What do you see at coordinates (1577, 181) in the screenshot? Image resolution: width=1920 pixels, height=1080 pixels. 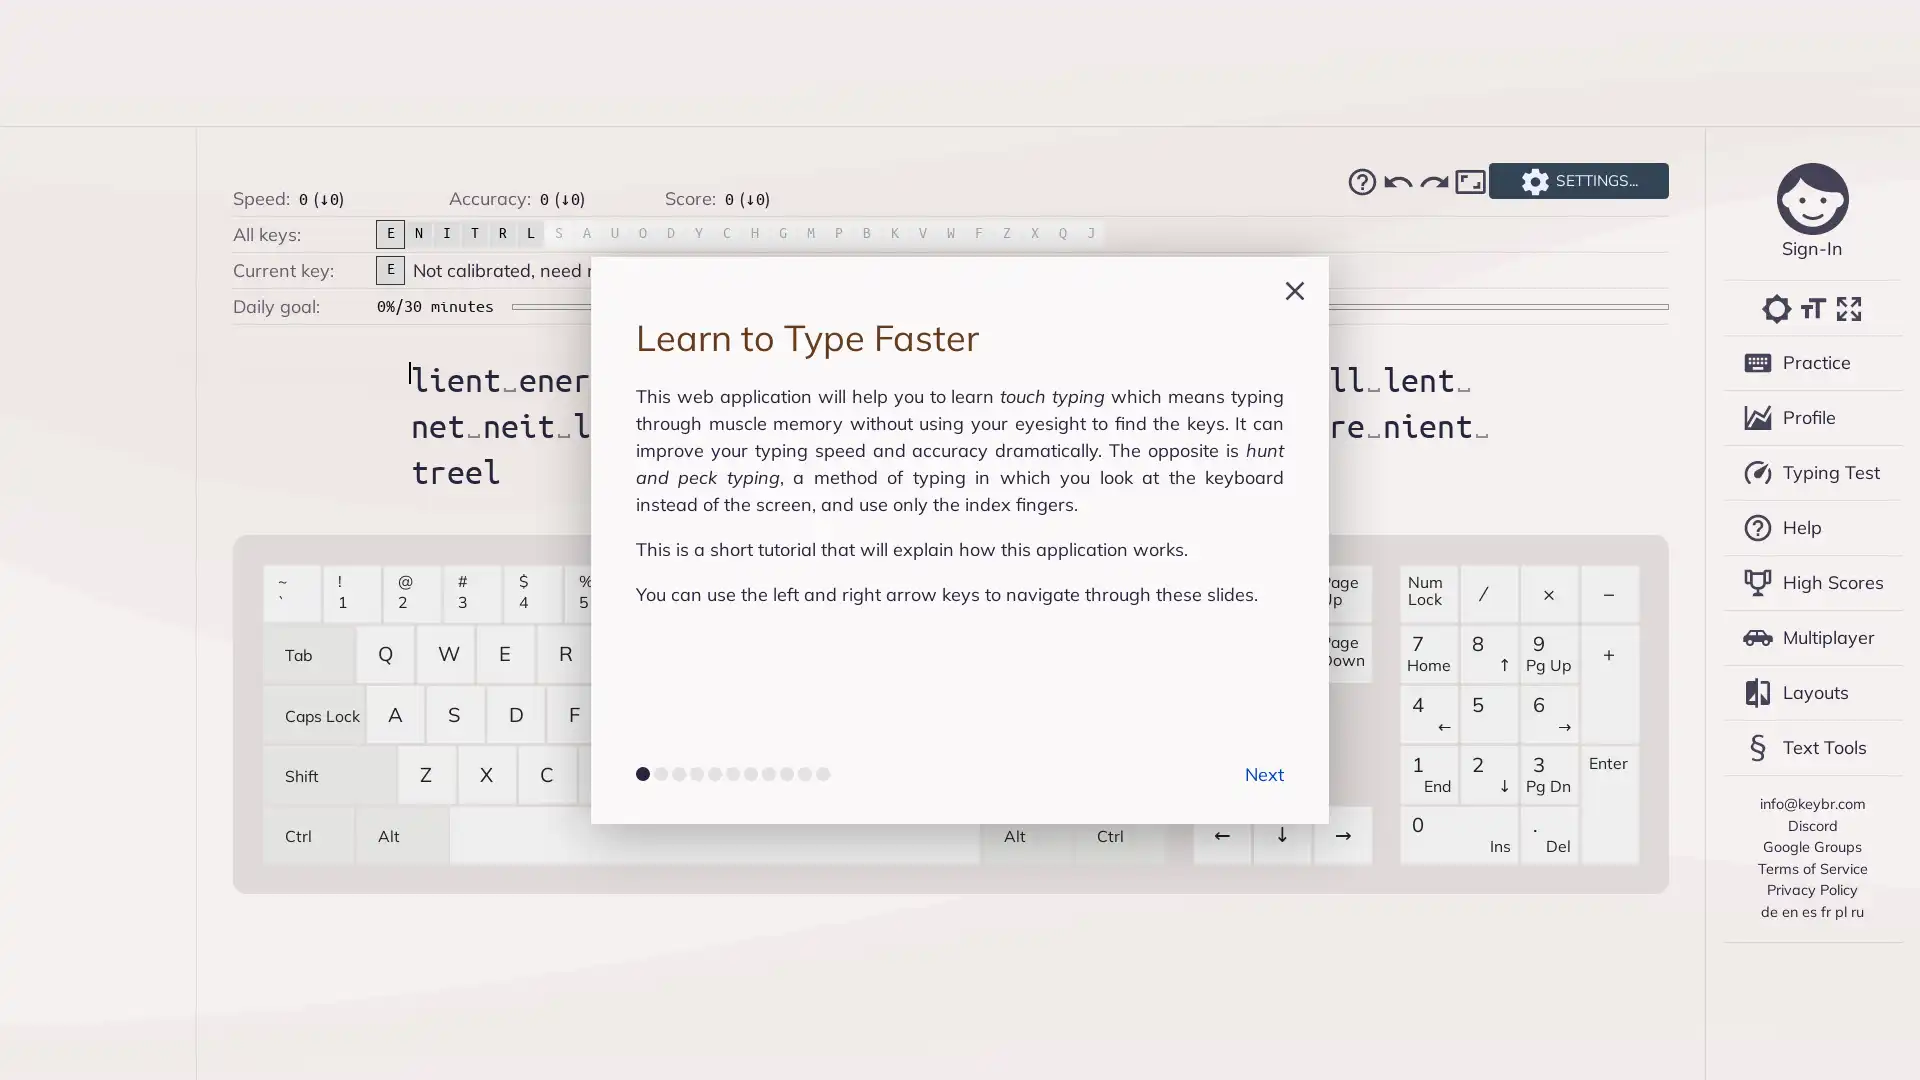 I see `SETTINGS...` at bounding box center [1577, 181].